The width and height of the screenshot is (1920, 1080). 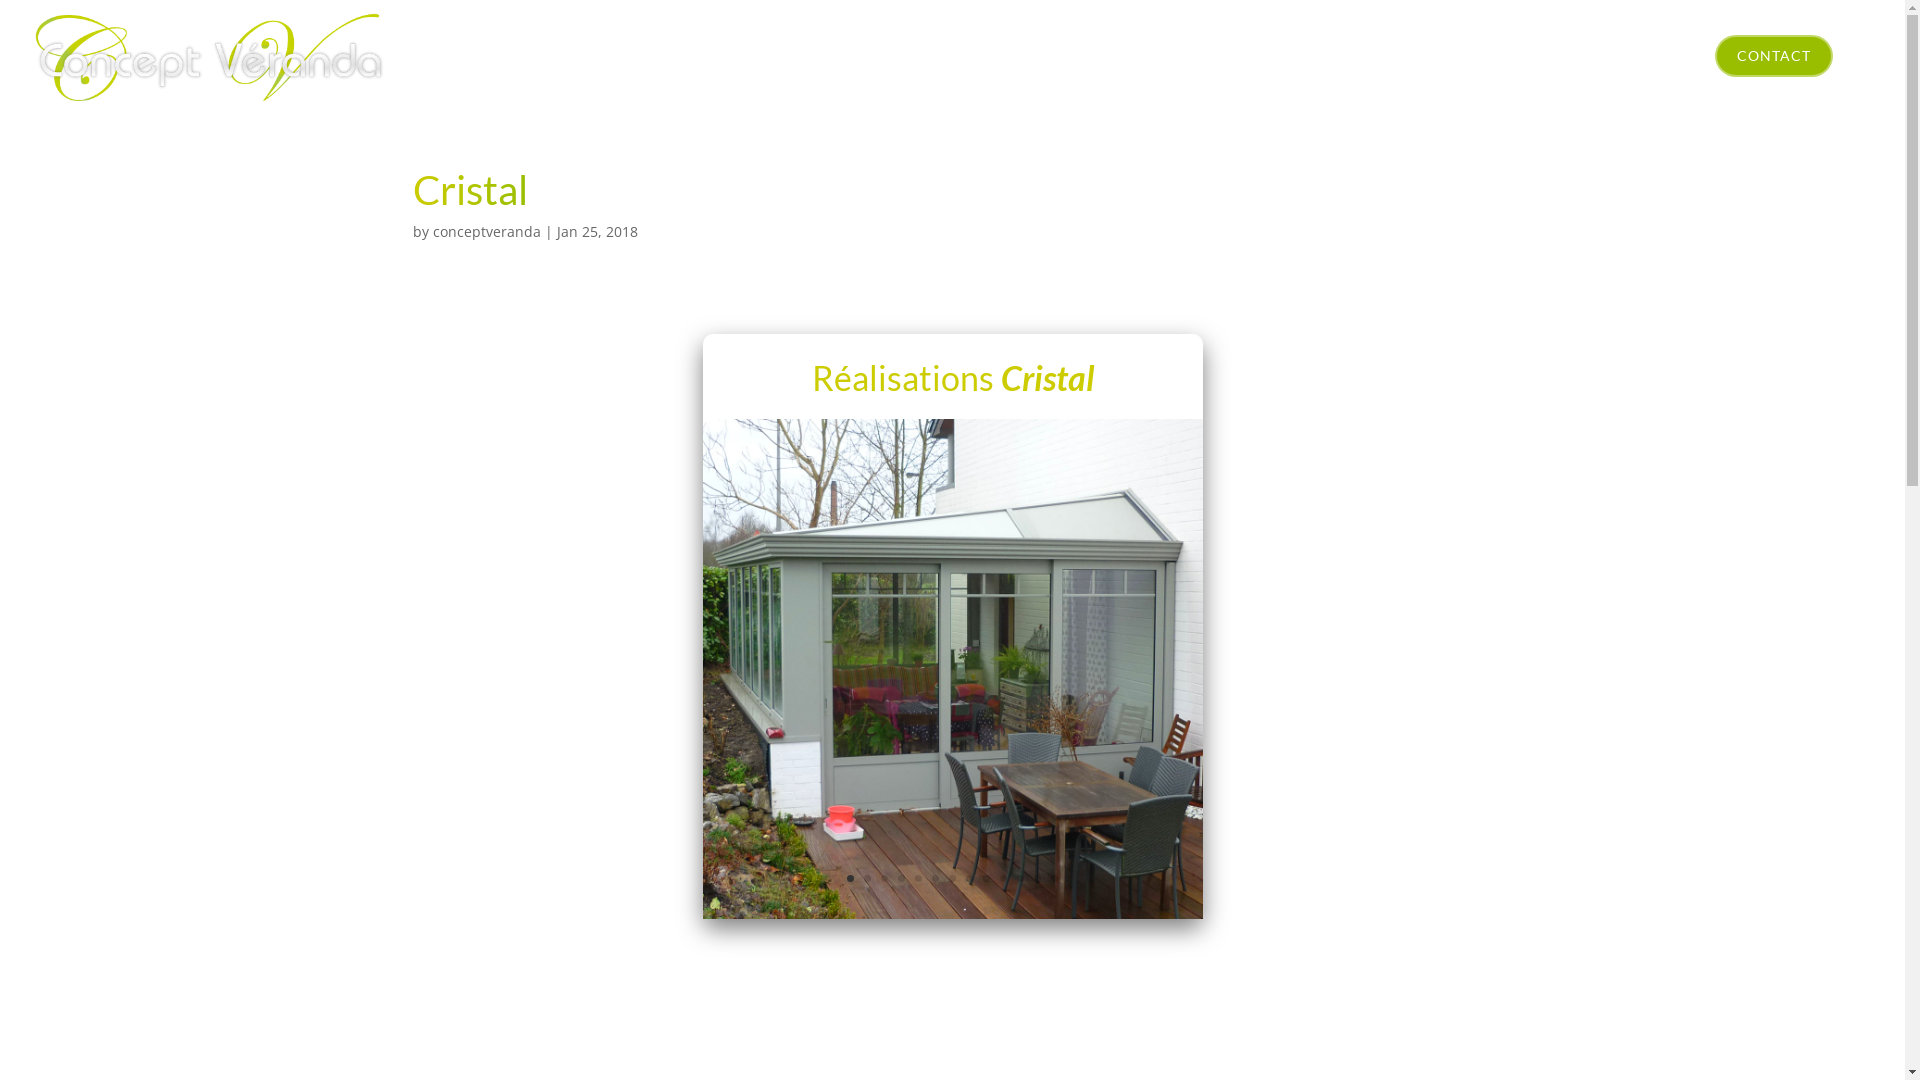 I want to click on '3', so click(x=883, y=877).